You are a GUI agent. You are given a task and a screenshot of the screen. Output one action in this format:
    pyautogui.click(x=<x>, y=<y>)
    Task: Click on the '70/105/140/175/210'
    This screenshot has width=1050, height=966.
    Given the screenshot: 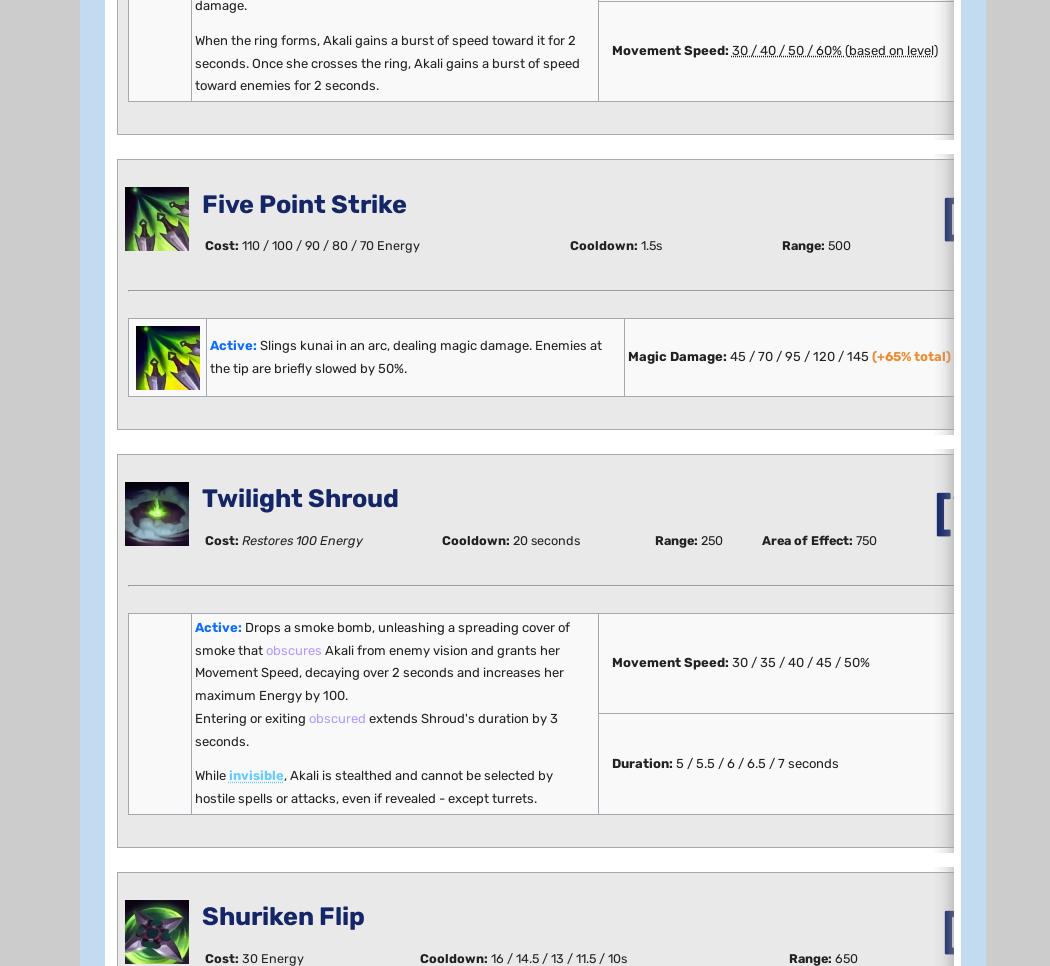 What is the action you would take?
    pyautogui.click(x=354, y=641)
    